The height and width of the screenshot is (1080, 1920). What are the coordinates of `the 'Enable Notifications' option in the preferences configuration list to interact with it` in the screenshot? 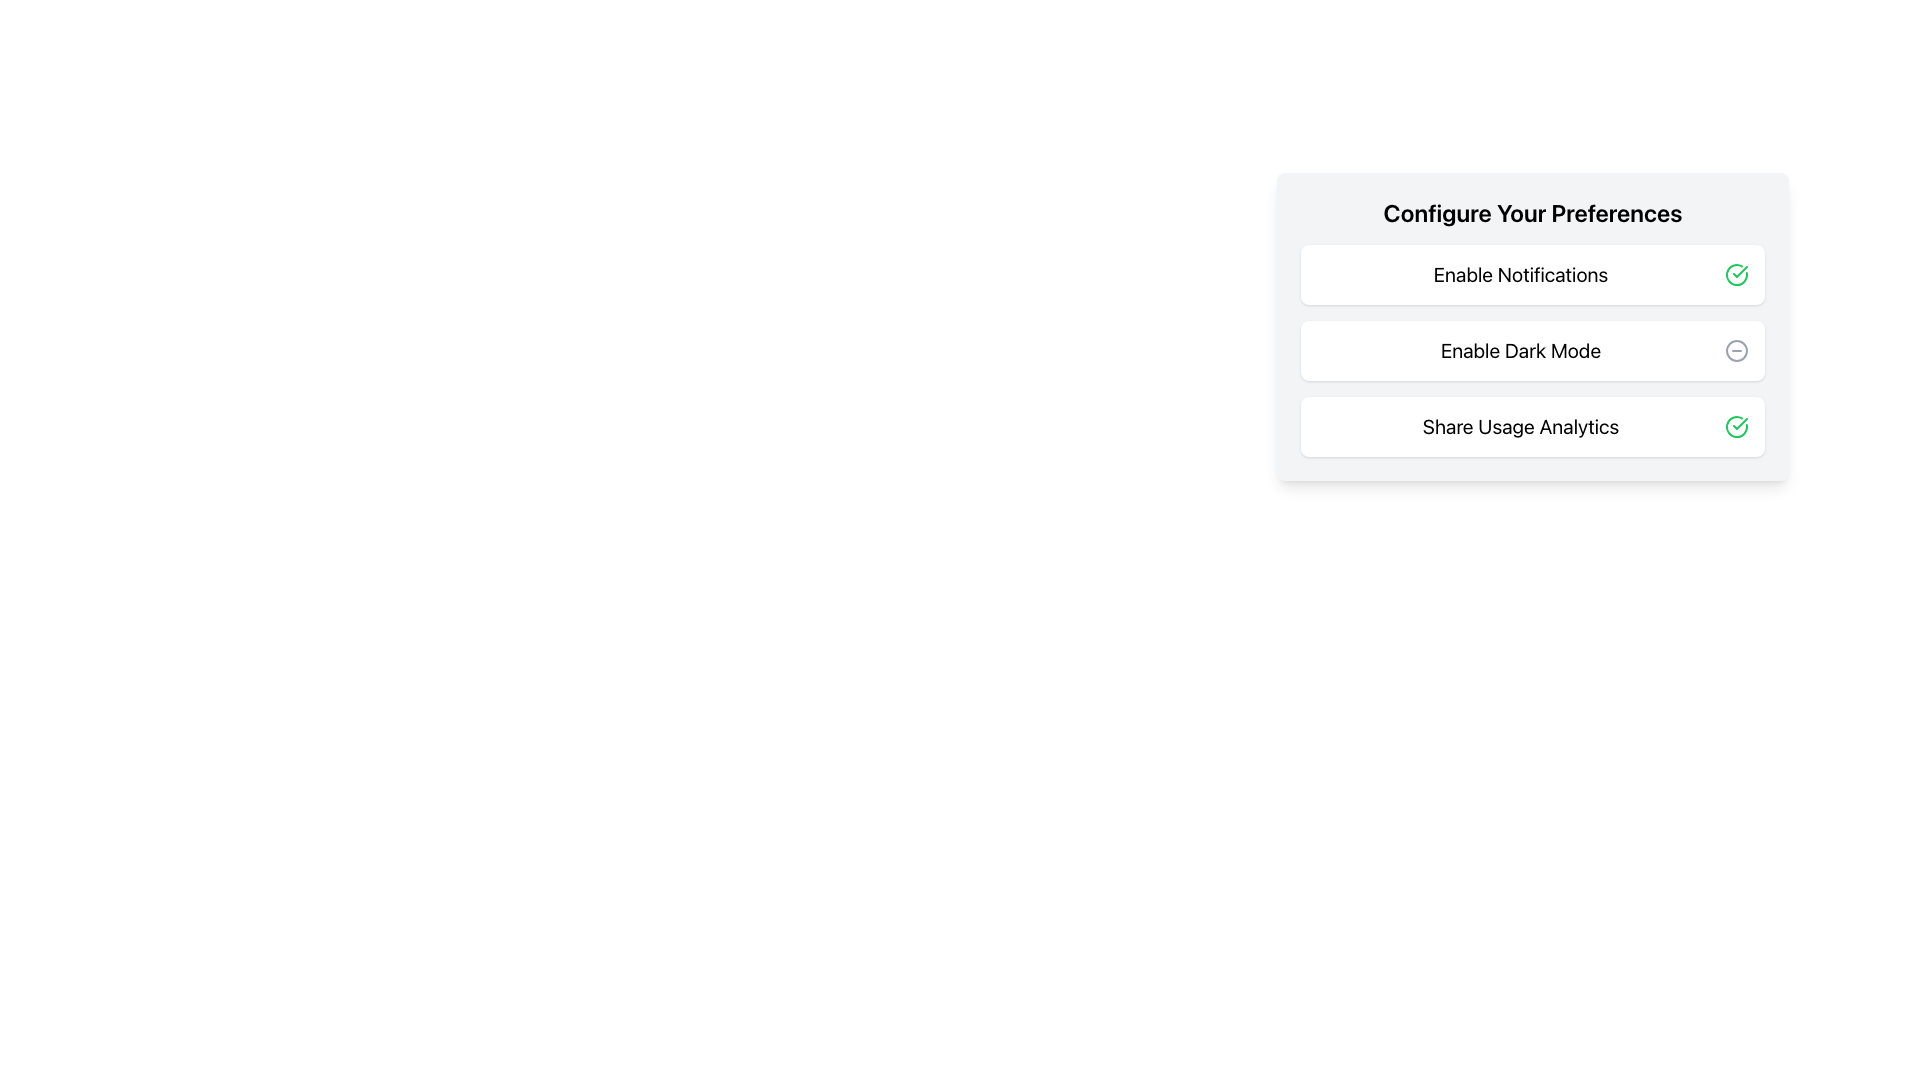 It's located at (1531, 274).